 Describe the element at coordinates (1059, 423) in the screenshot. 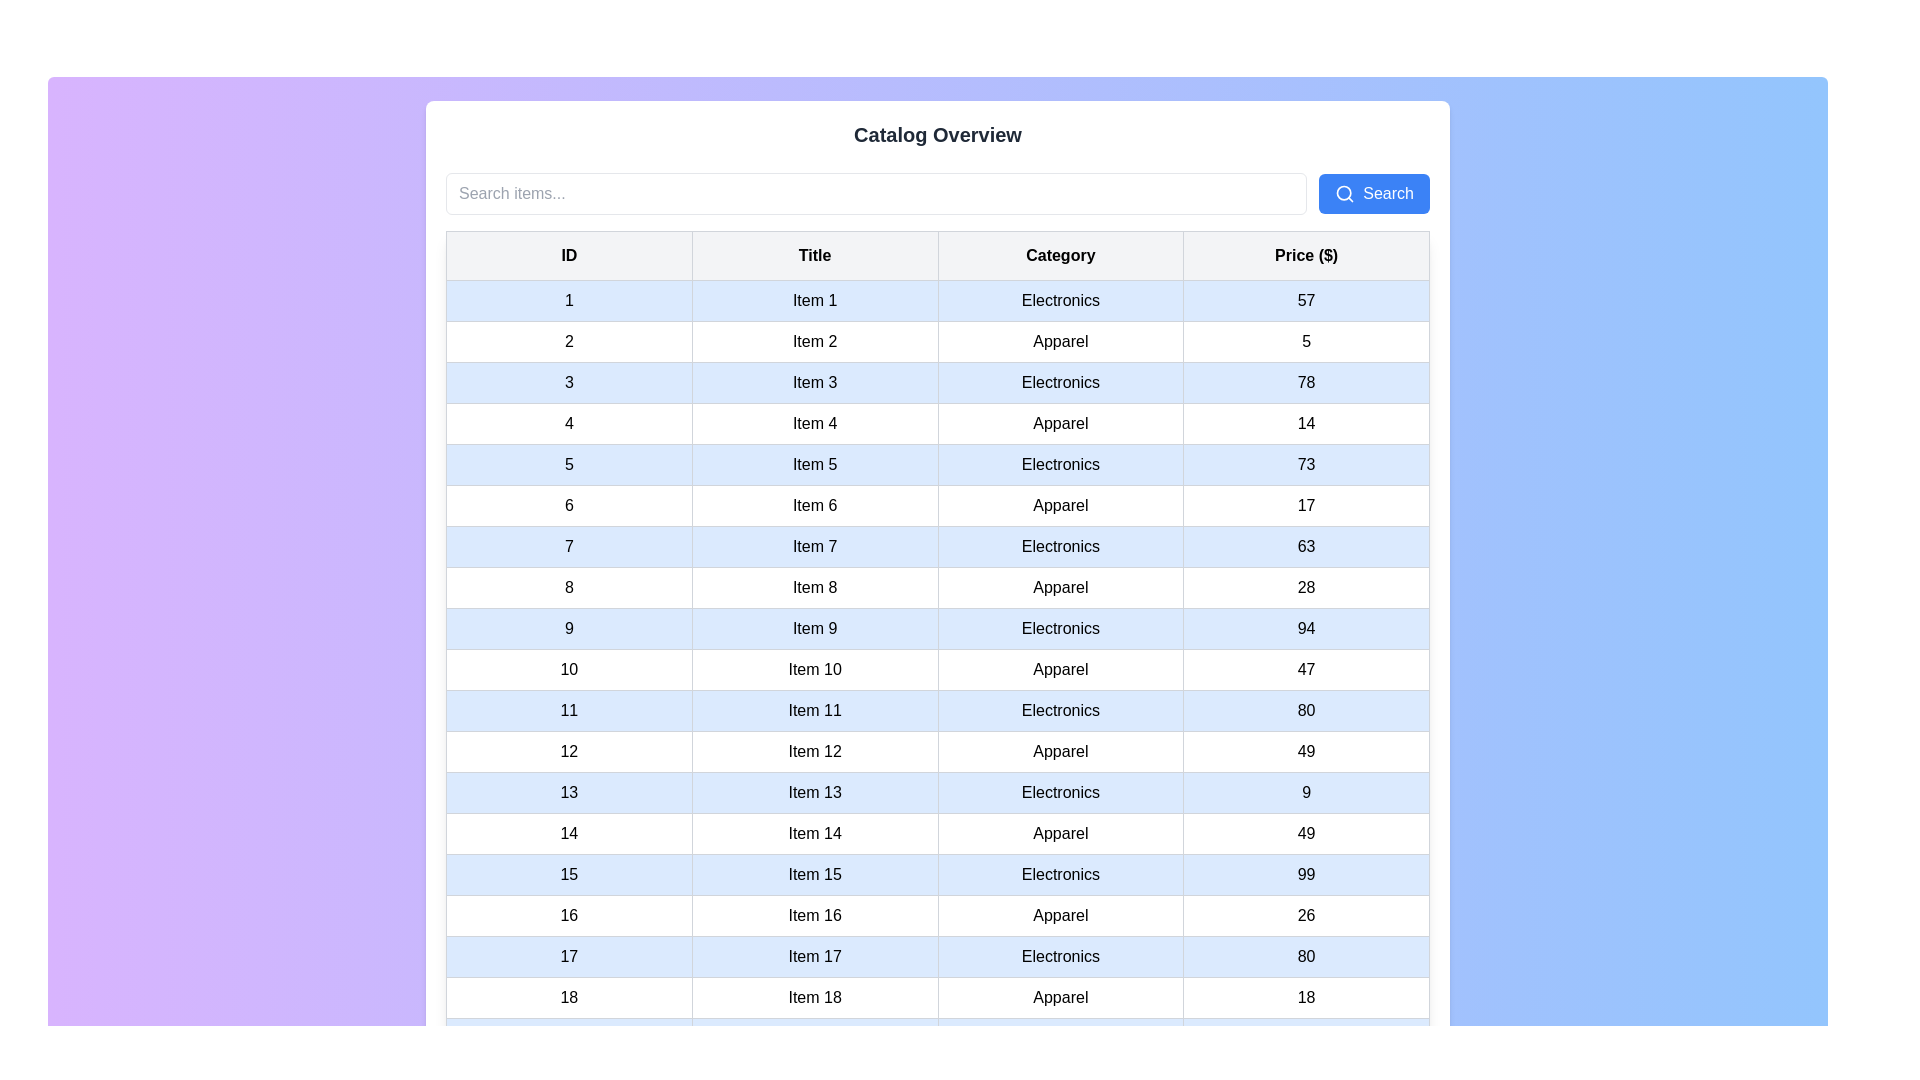

I see `the text field displaying the word 'Apparel' located in the 'Category' column, third from the left, fourth row in the table` at that location.